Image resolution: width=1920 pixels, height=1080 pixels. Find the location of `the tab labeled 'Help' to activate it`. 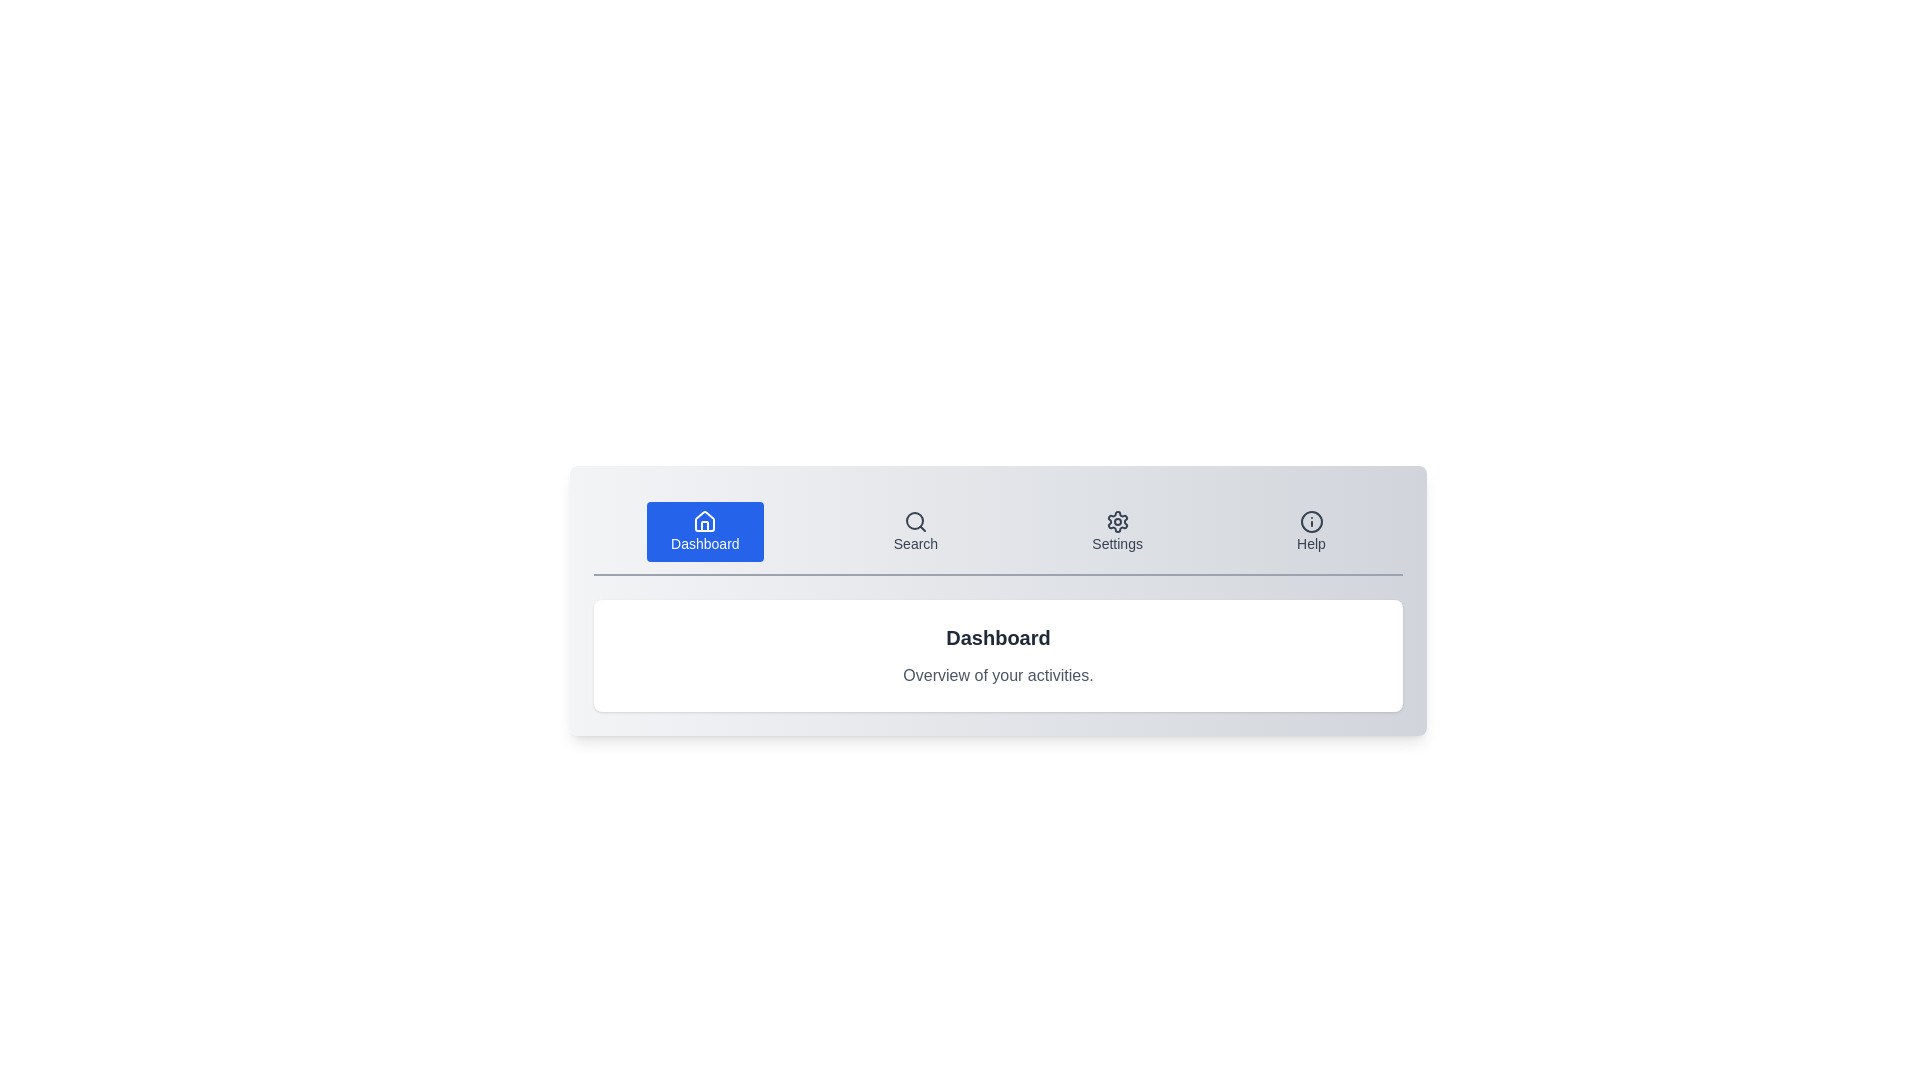

the tab labeled 'Help' to activate it is located at coordinates (1311, 531).